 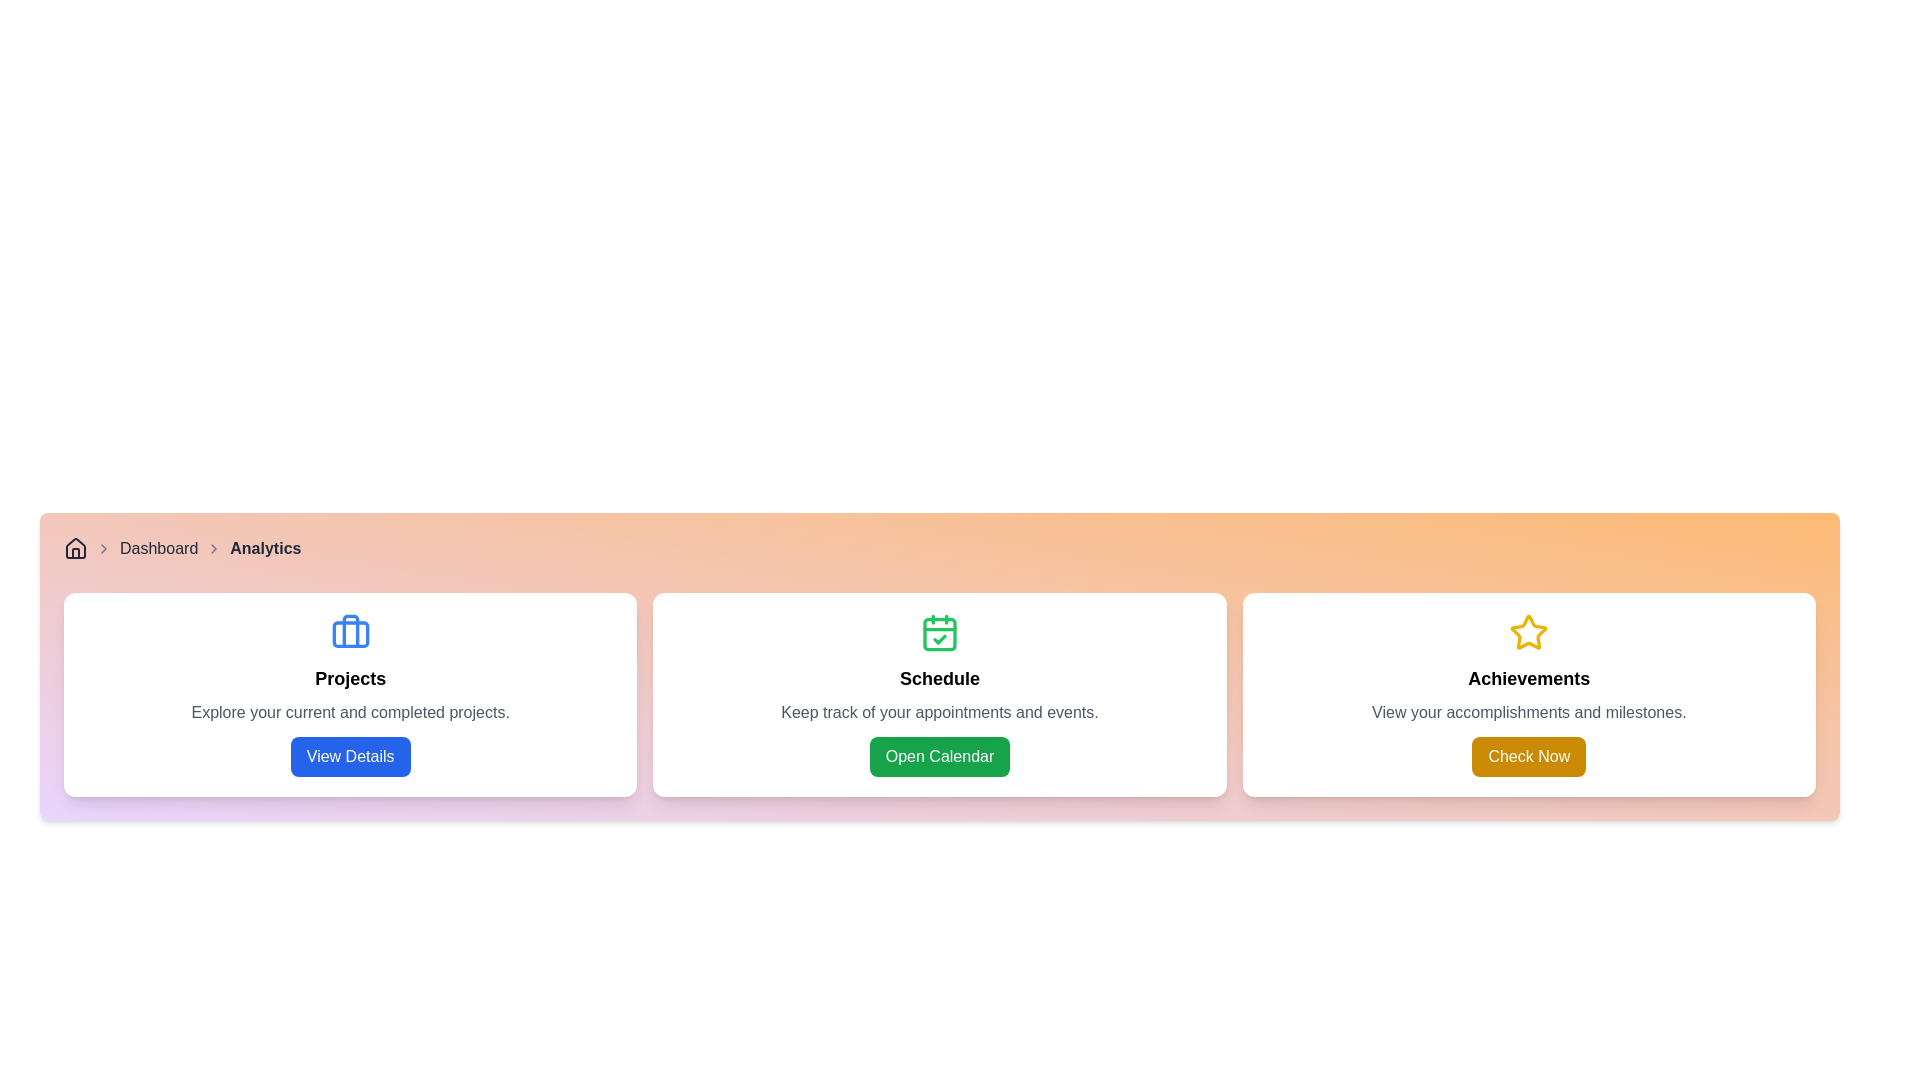 I want to click on the green rectangular button labeled 'Open Calendar' located at the bottom of the 'Schedule' card, so click(x=939, y=756).